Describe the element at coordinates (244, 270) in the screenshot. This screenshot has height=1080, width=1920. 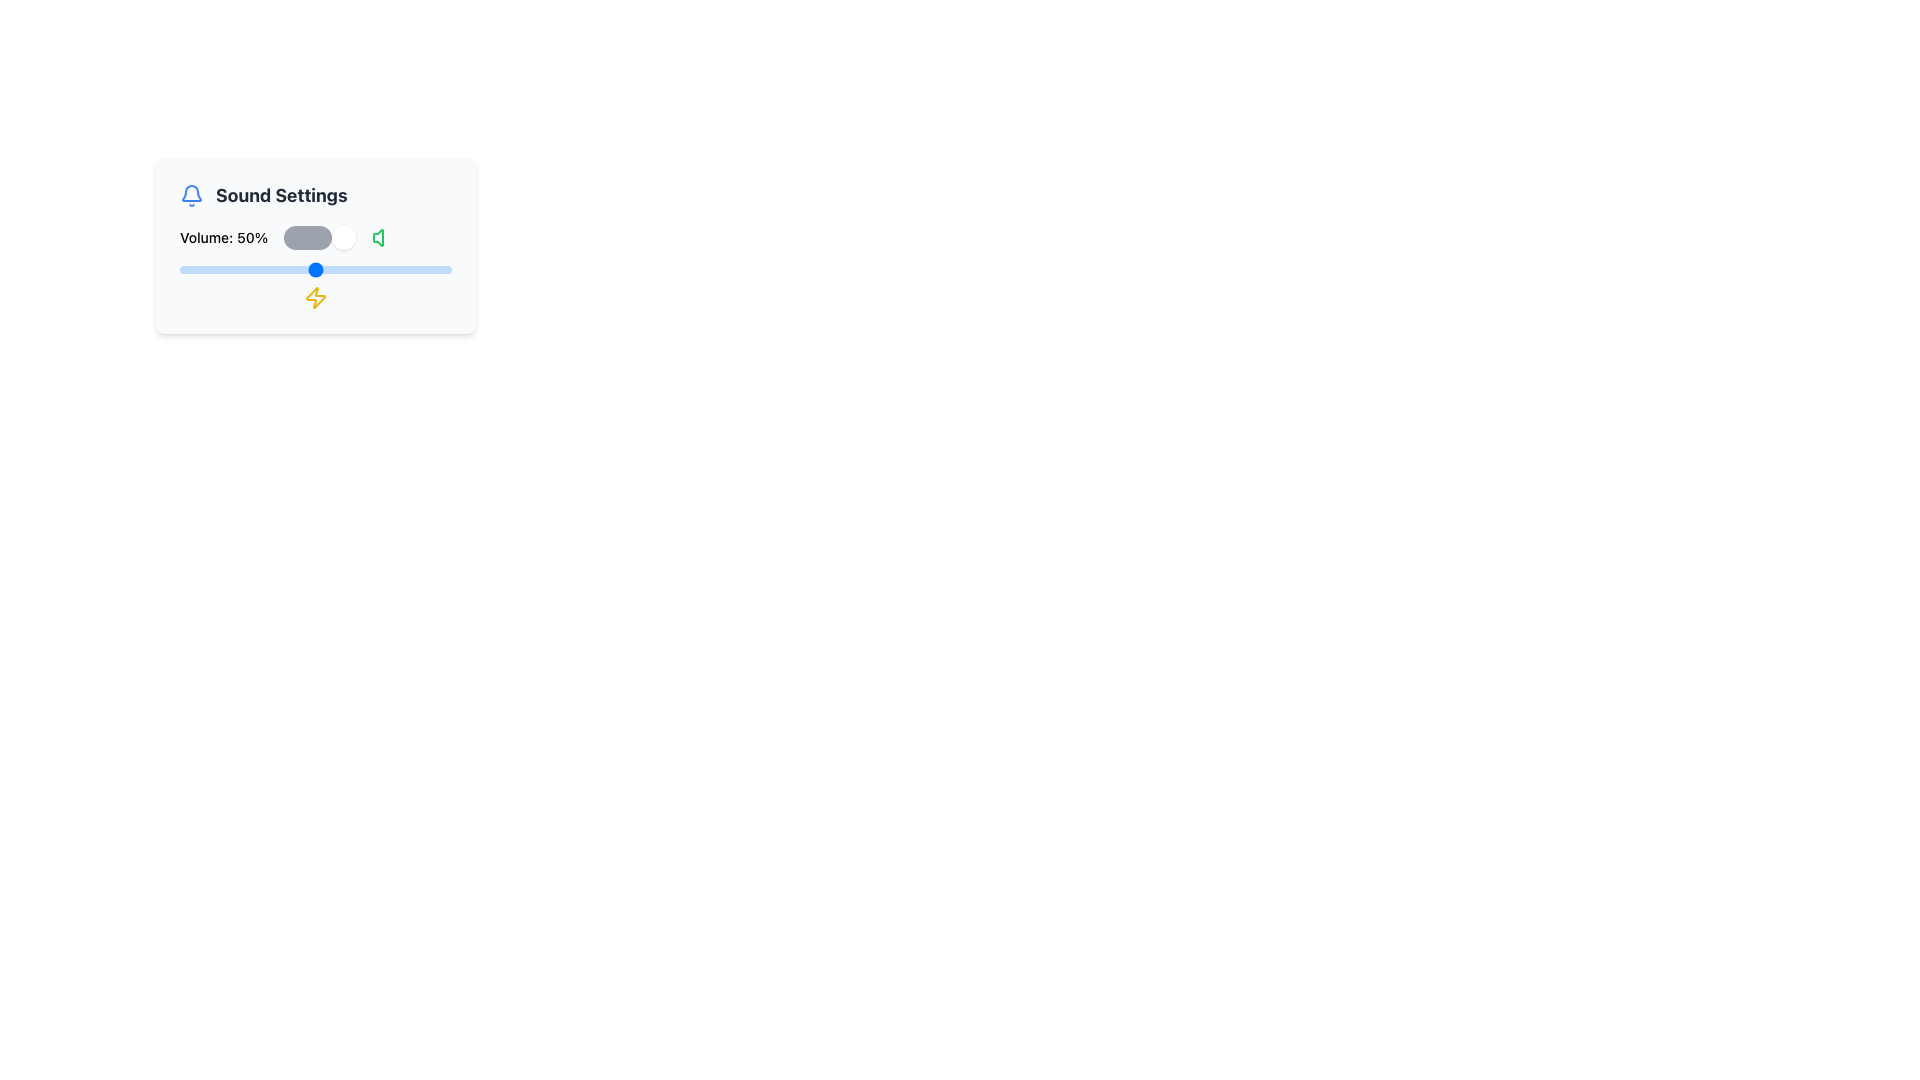
I see `the volume` at that location.